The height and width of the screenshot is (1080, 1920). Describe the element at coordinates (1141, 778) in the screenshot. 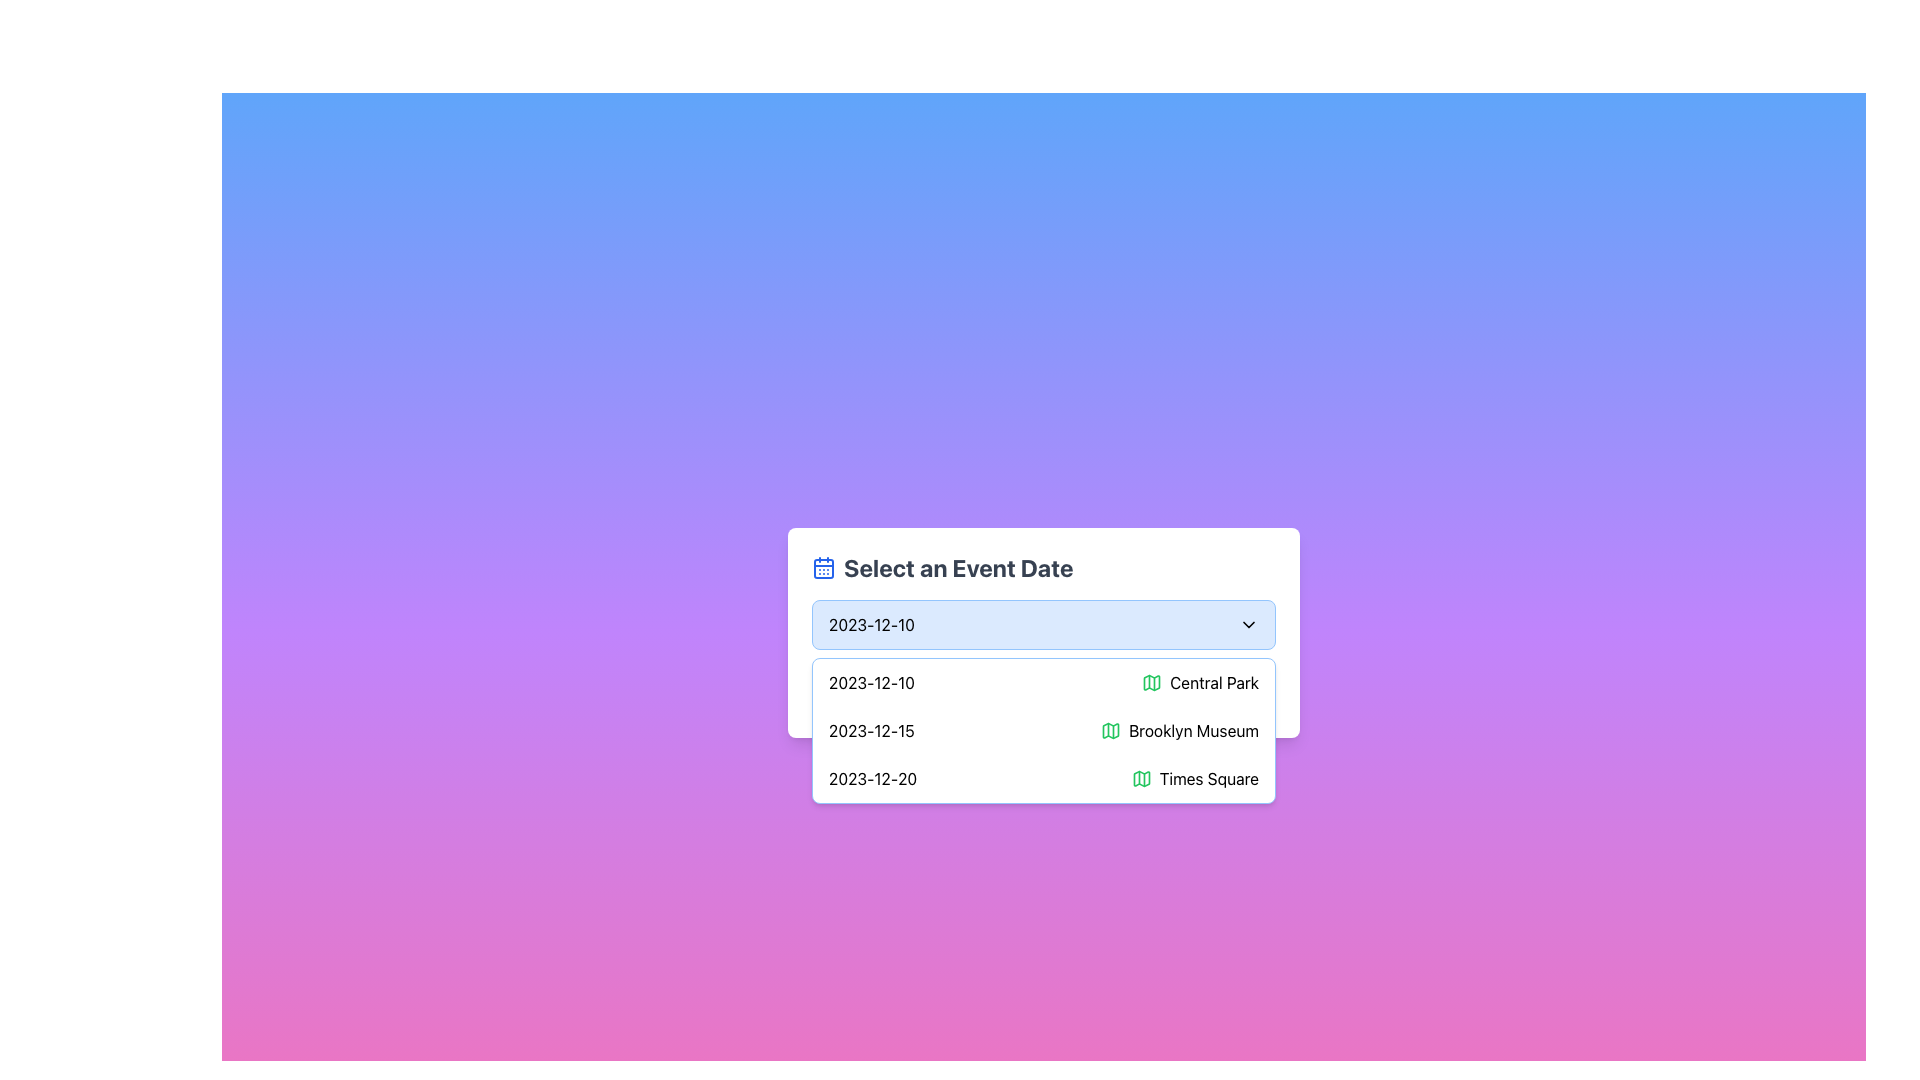

I see `the icon representing the location for the event 'Times Square', located in the third row of the list below the dropdown labeled 'Select an Event Date'` at that location.